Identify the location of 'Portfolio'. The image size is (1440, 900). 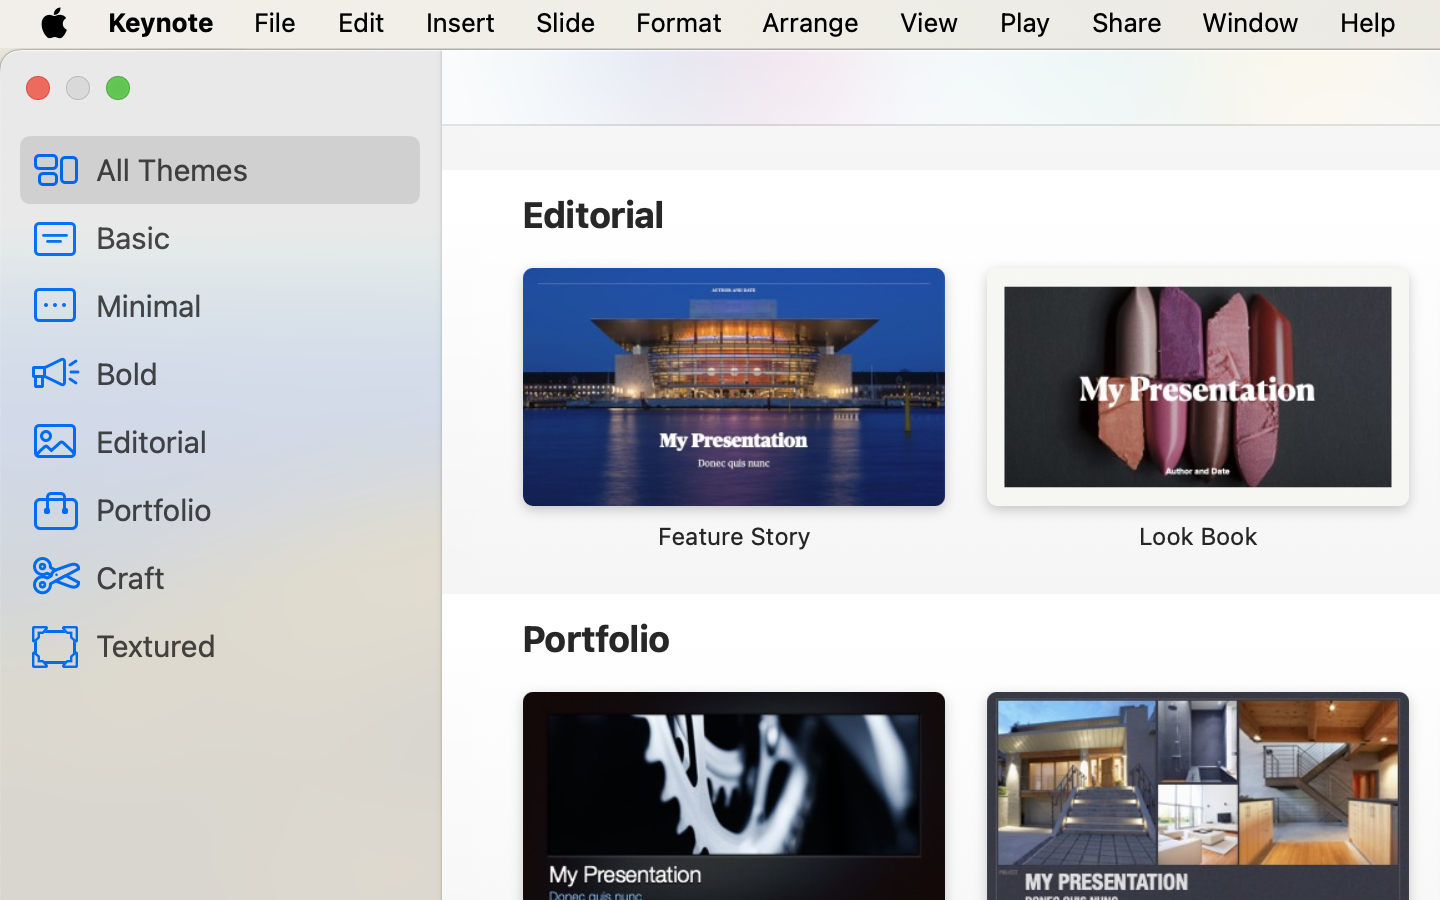
(248, 508).